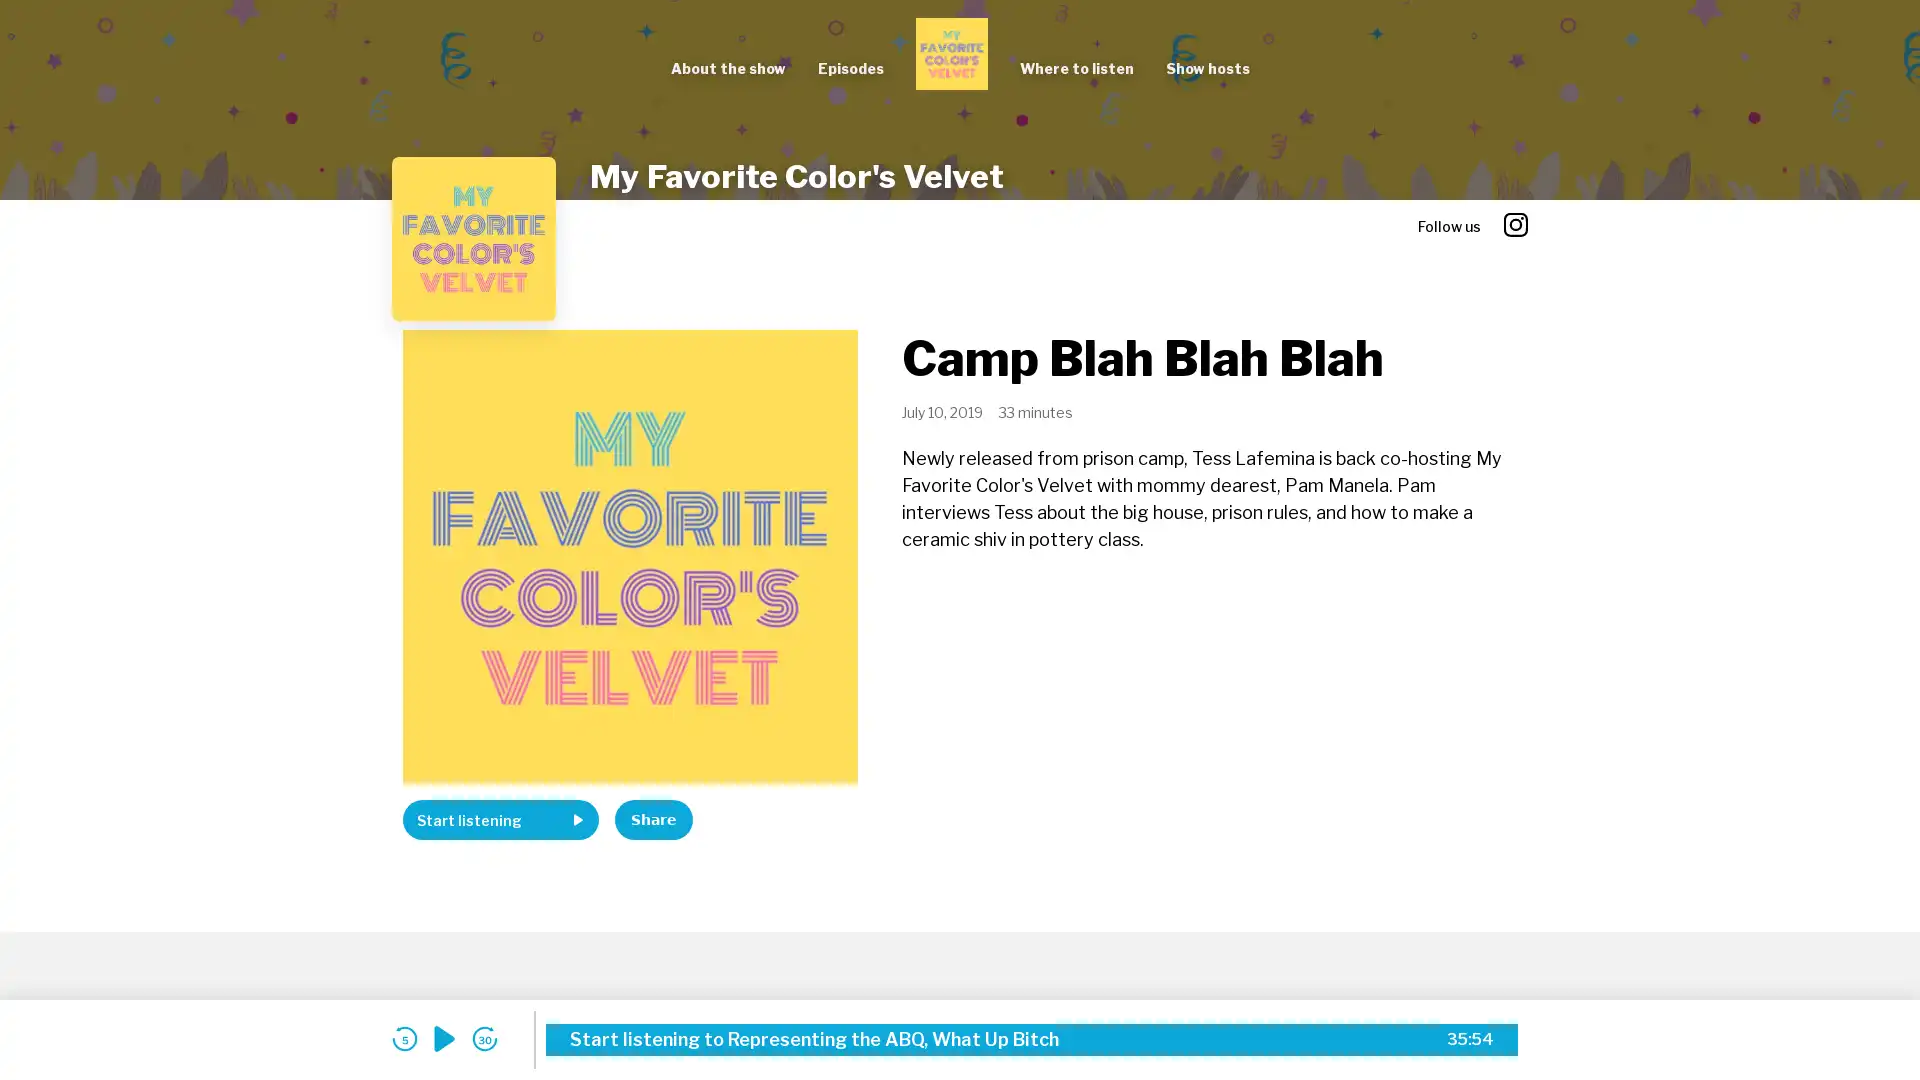 This screenshot has height=1080, width=1920. What do you see at coordinates (484, 1038) in the screenshot?
I see `skip forward 30 seconds` at bounding box center [484, 1038].